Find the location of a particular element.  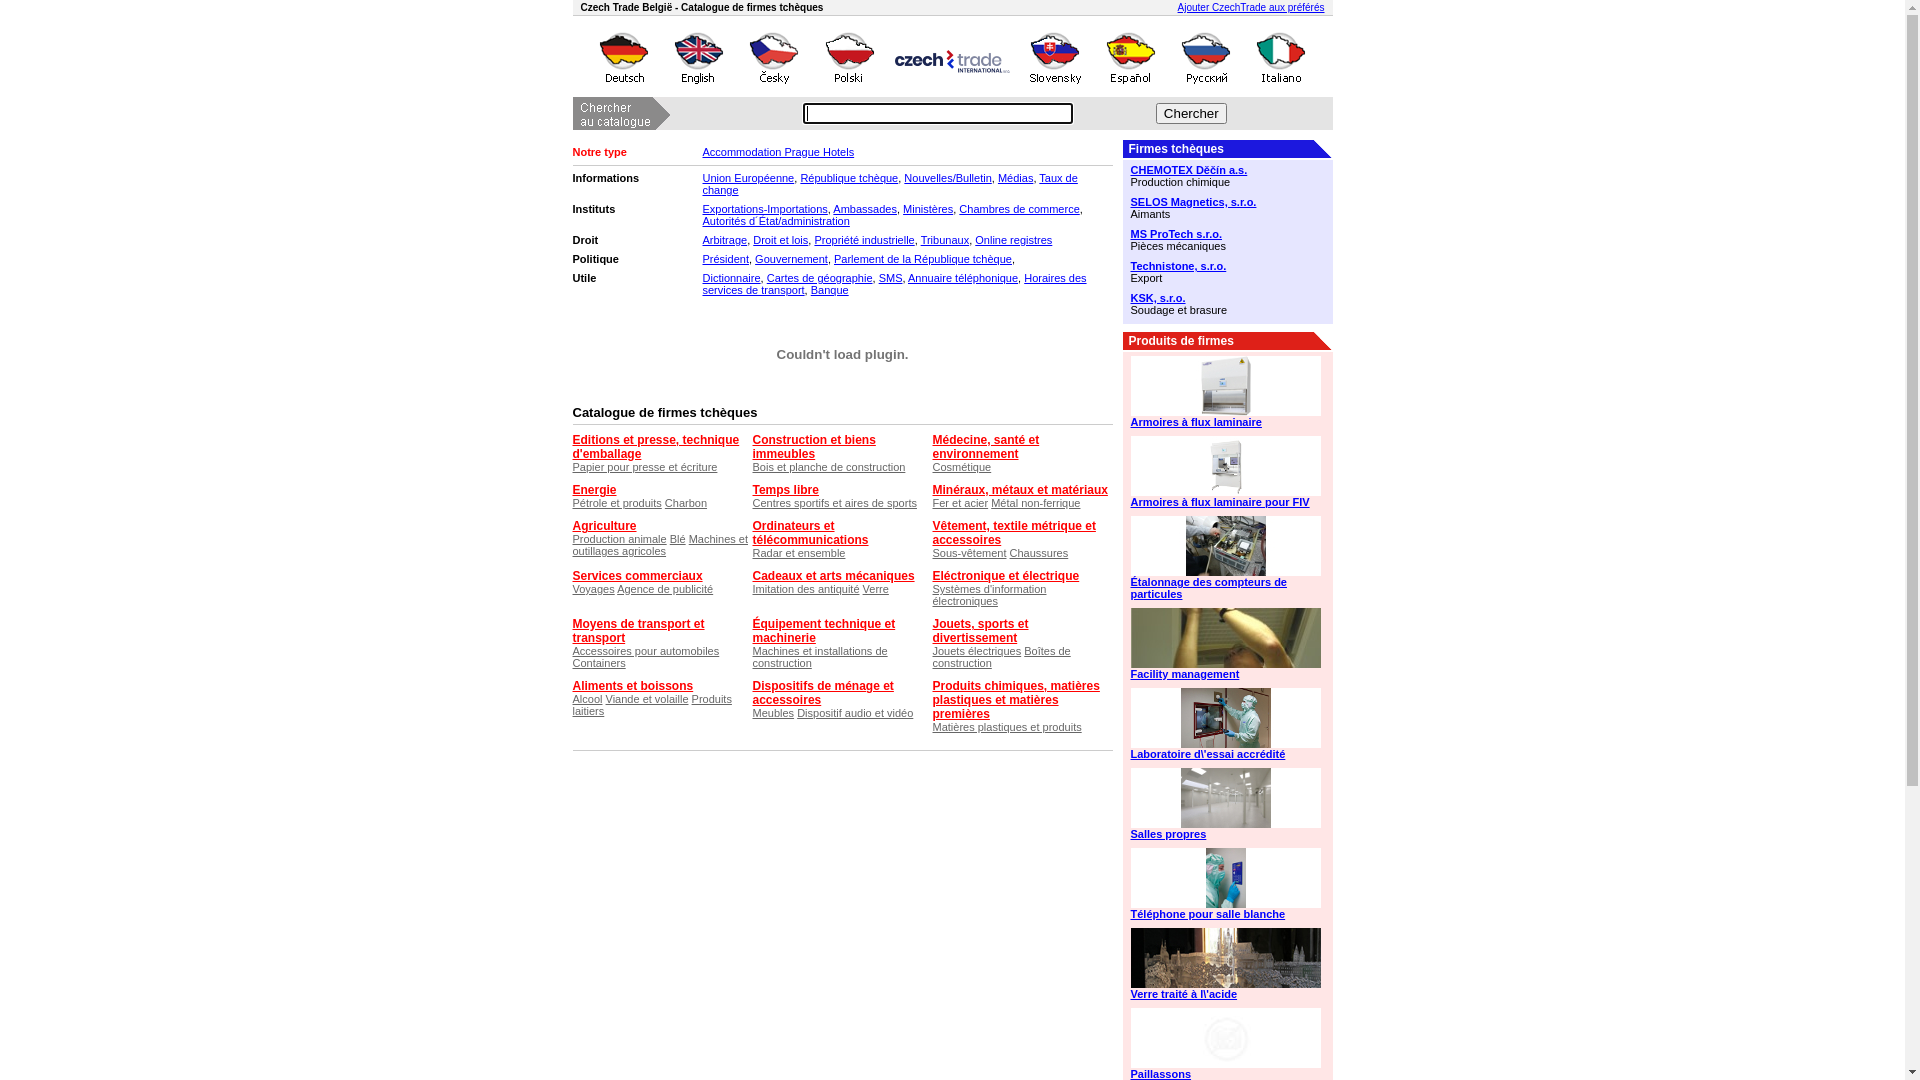

'Services commerciaux' is located at coordinates (636, 575).